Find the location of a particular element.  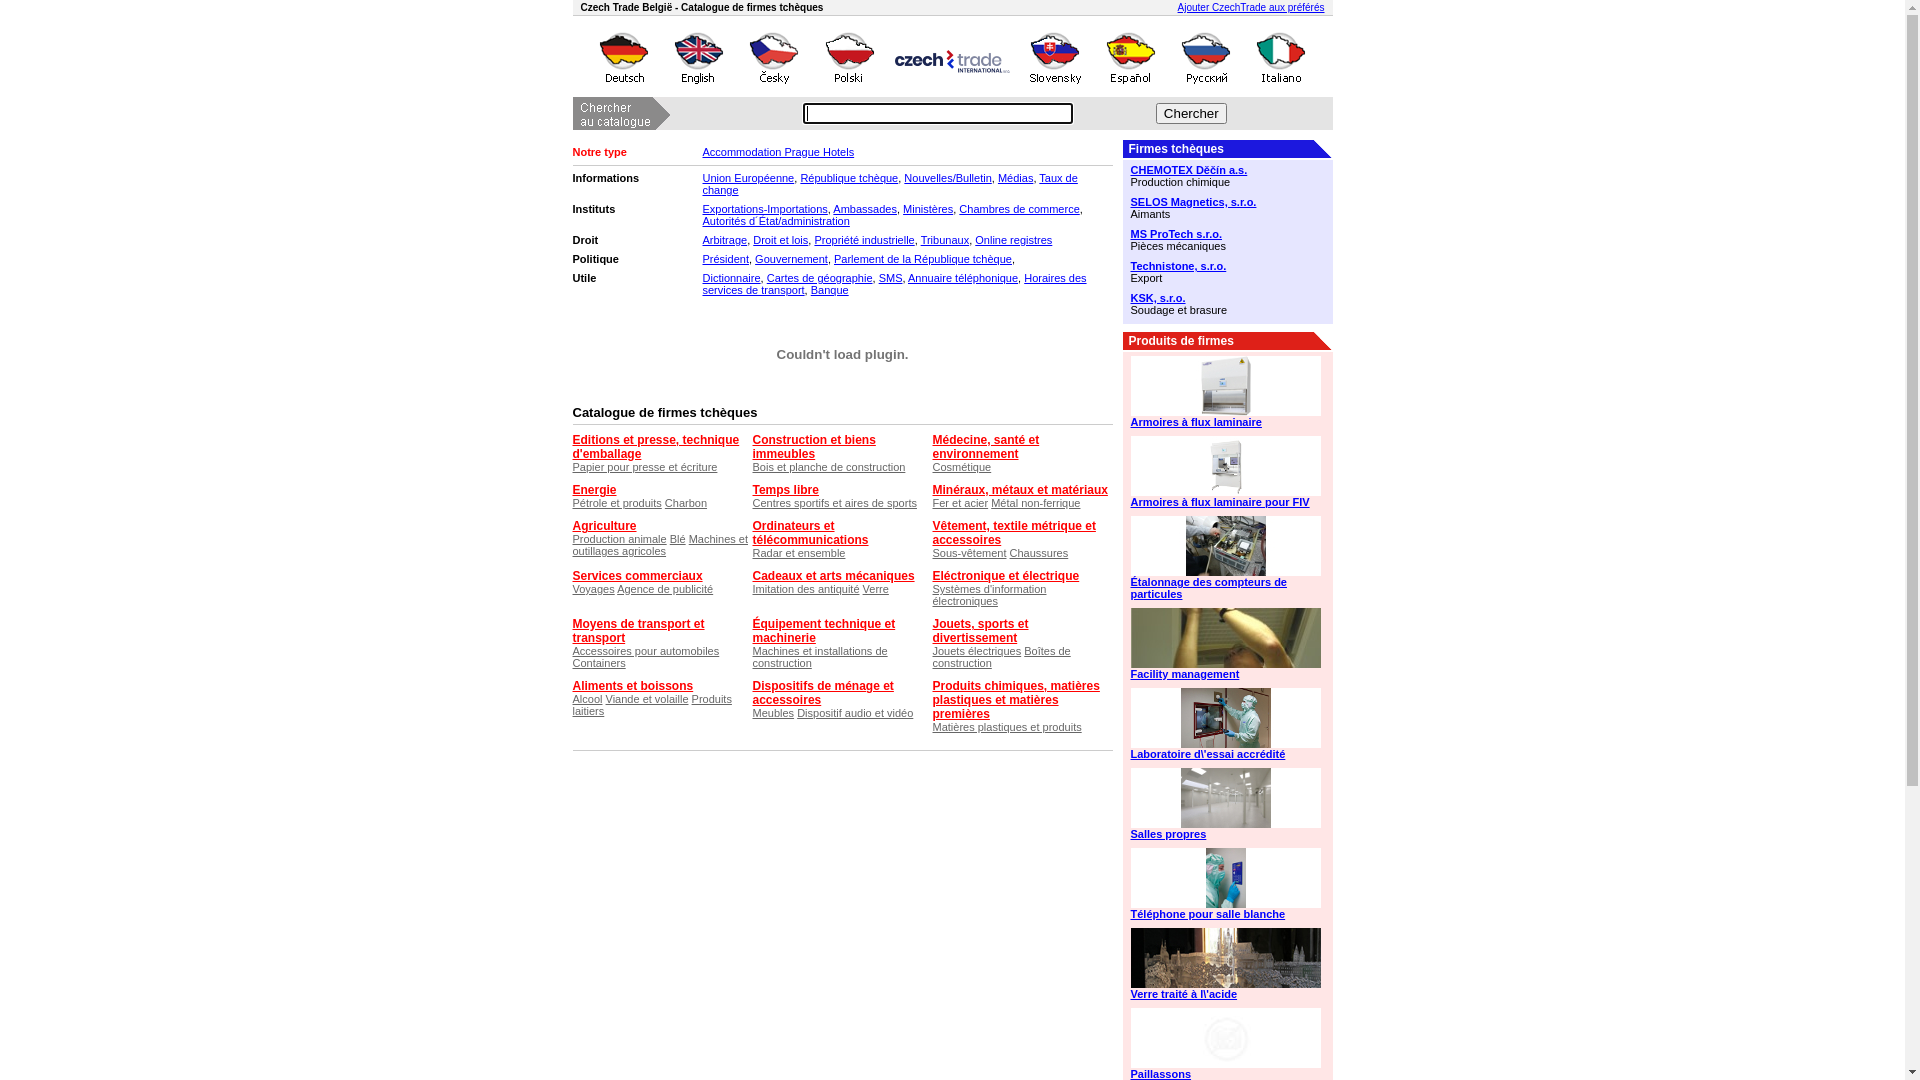

'Services commerciaux' is located at coordinates (636, 575).